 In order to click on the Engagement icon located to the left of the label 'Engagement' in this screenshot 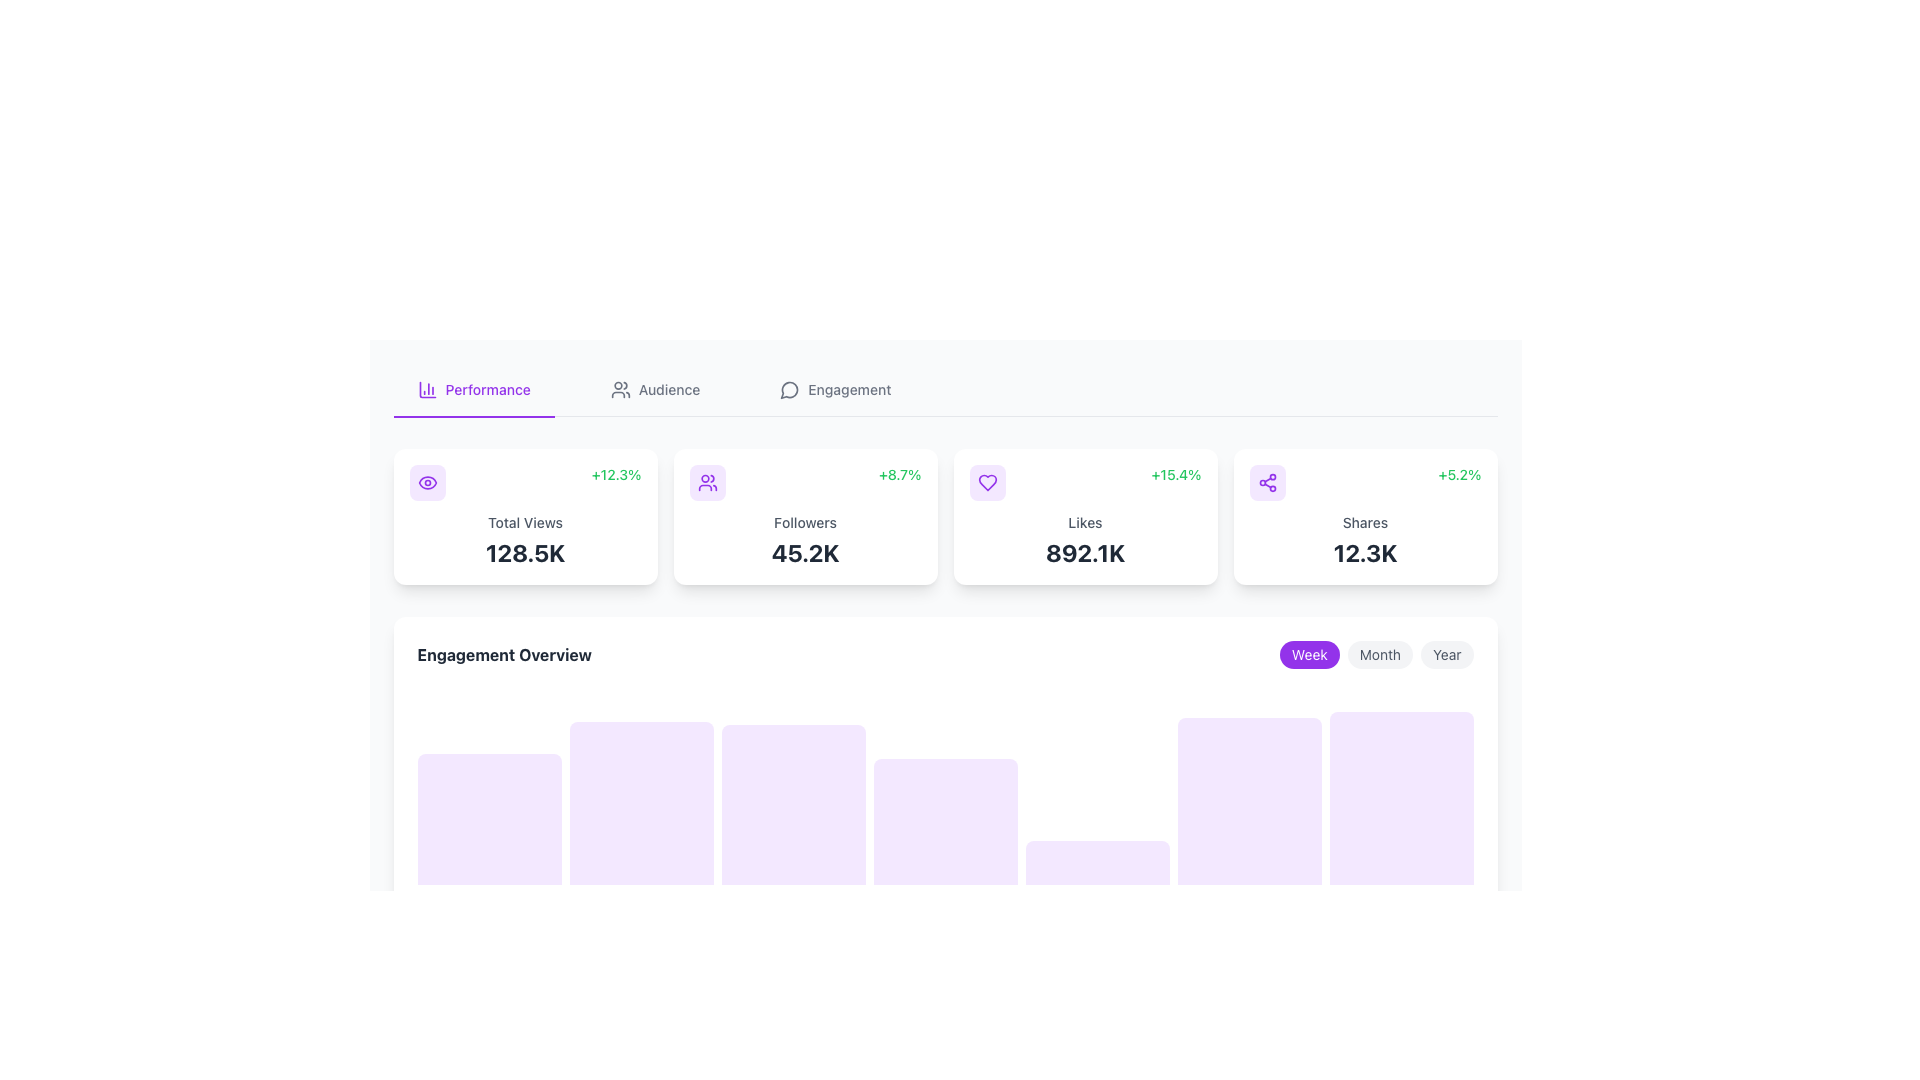, I will do `click(789, 389)`.